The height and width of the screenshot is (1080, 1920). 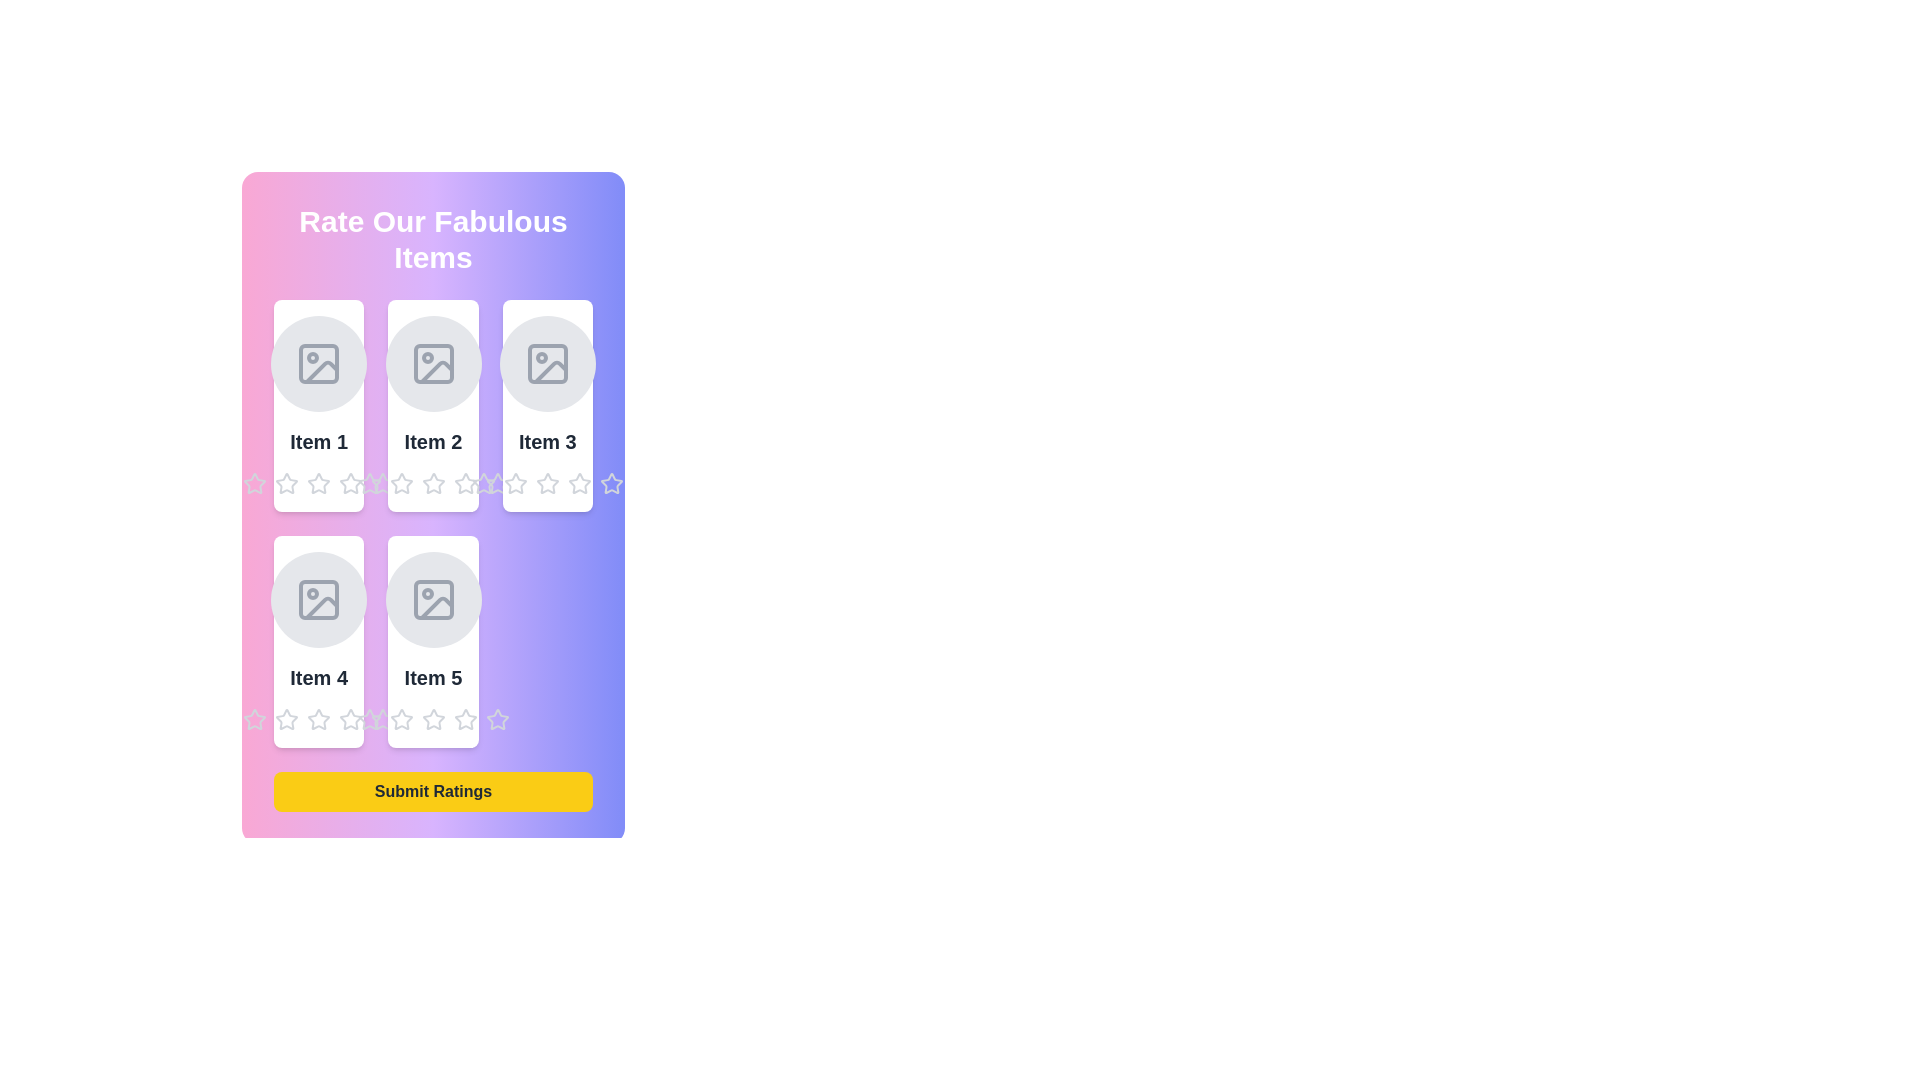 I want to click on the image placeholder for Item 1, so click(x=318, y=363).